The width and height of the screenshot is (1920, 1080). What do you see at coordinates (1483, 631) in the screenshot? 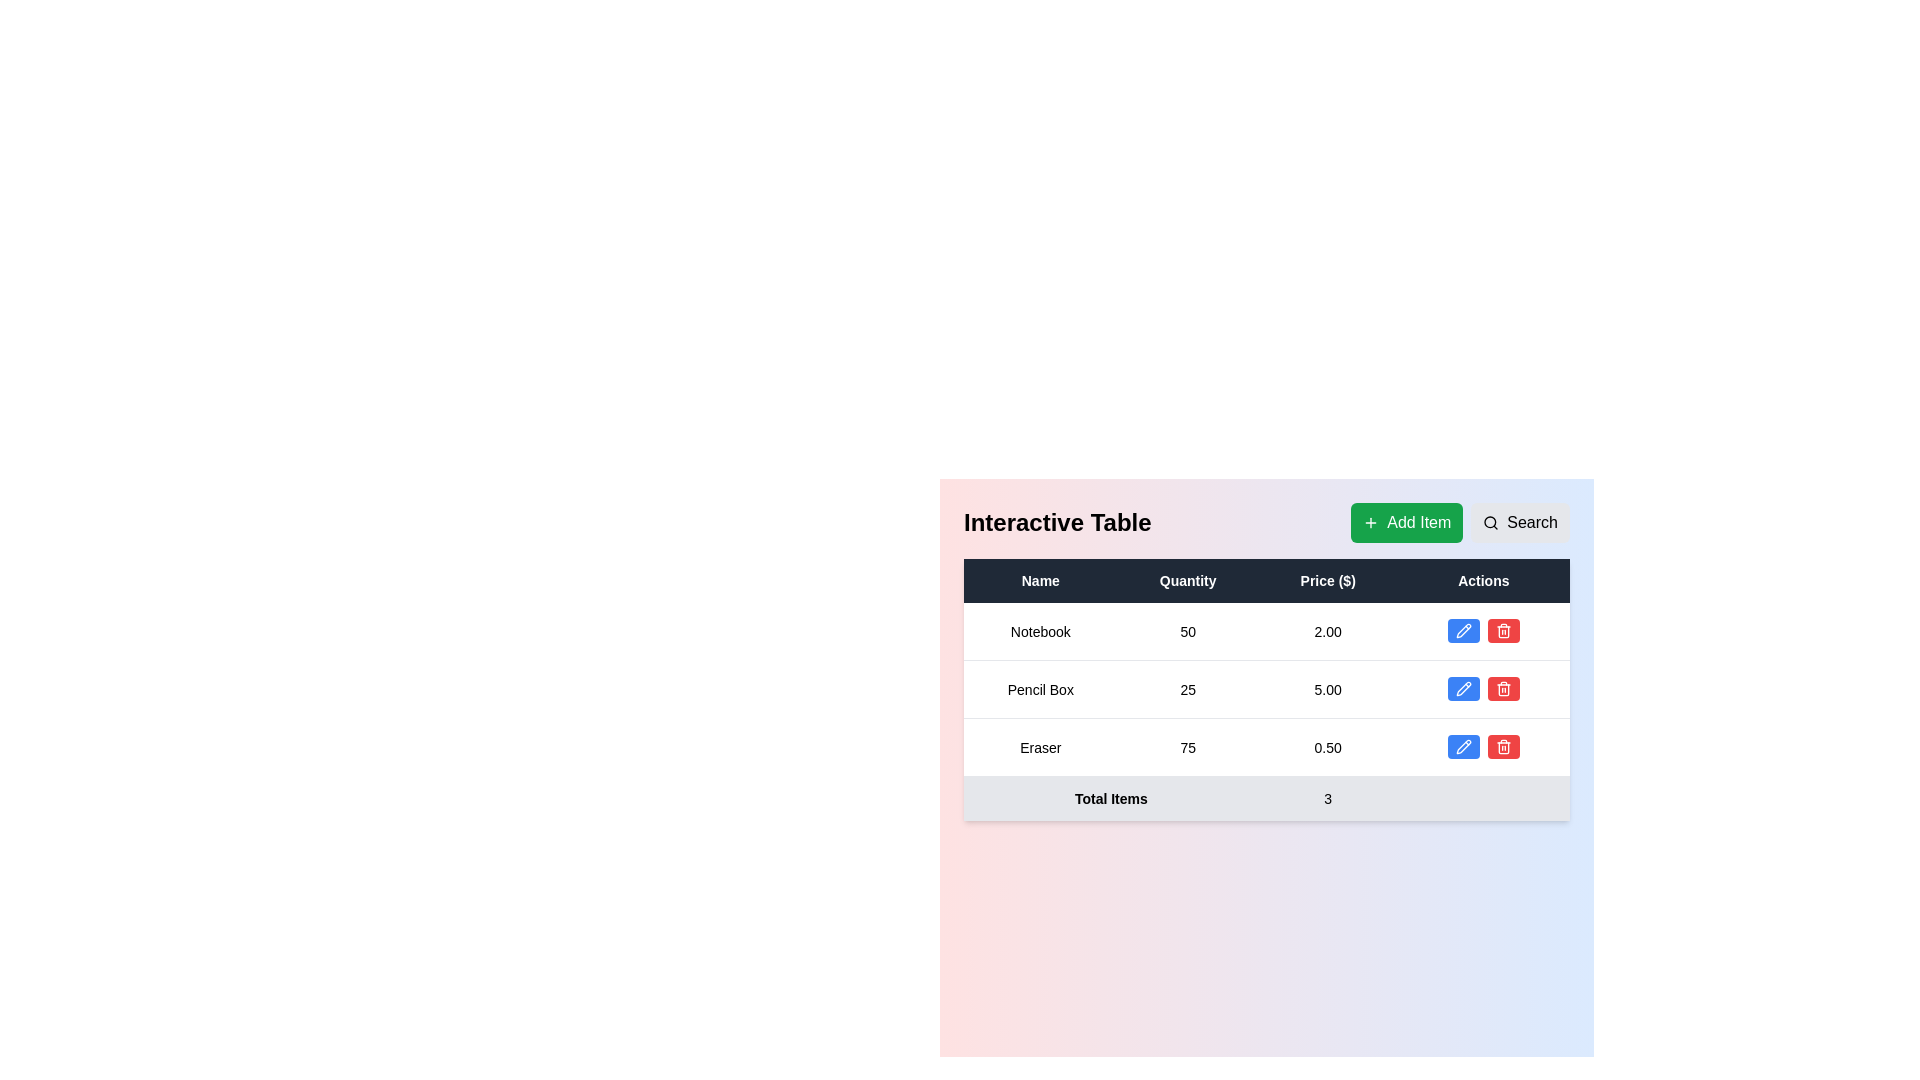
I see `the interactive button group located in the 'Actions' column of the first row of the data table` at bounding box center [1483, 631].